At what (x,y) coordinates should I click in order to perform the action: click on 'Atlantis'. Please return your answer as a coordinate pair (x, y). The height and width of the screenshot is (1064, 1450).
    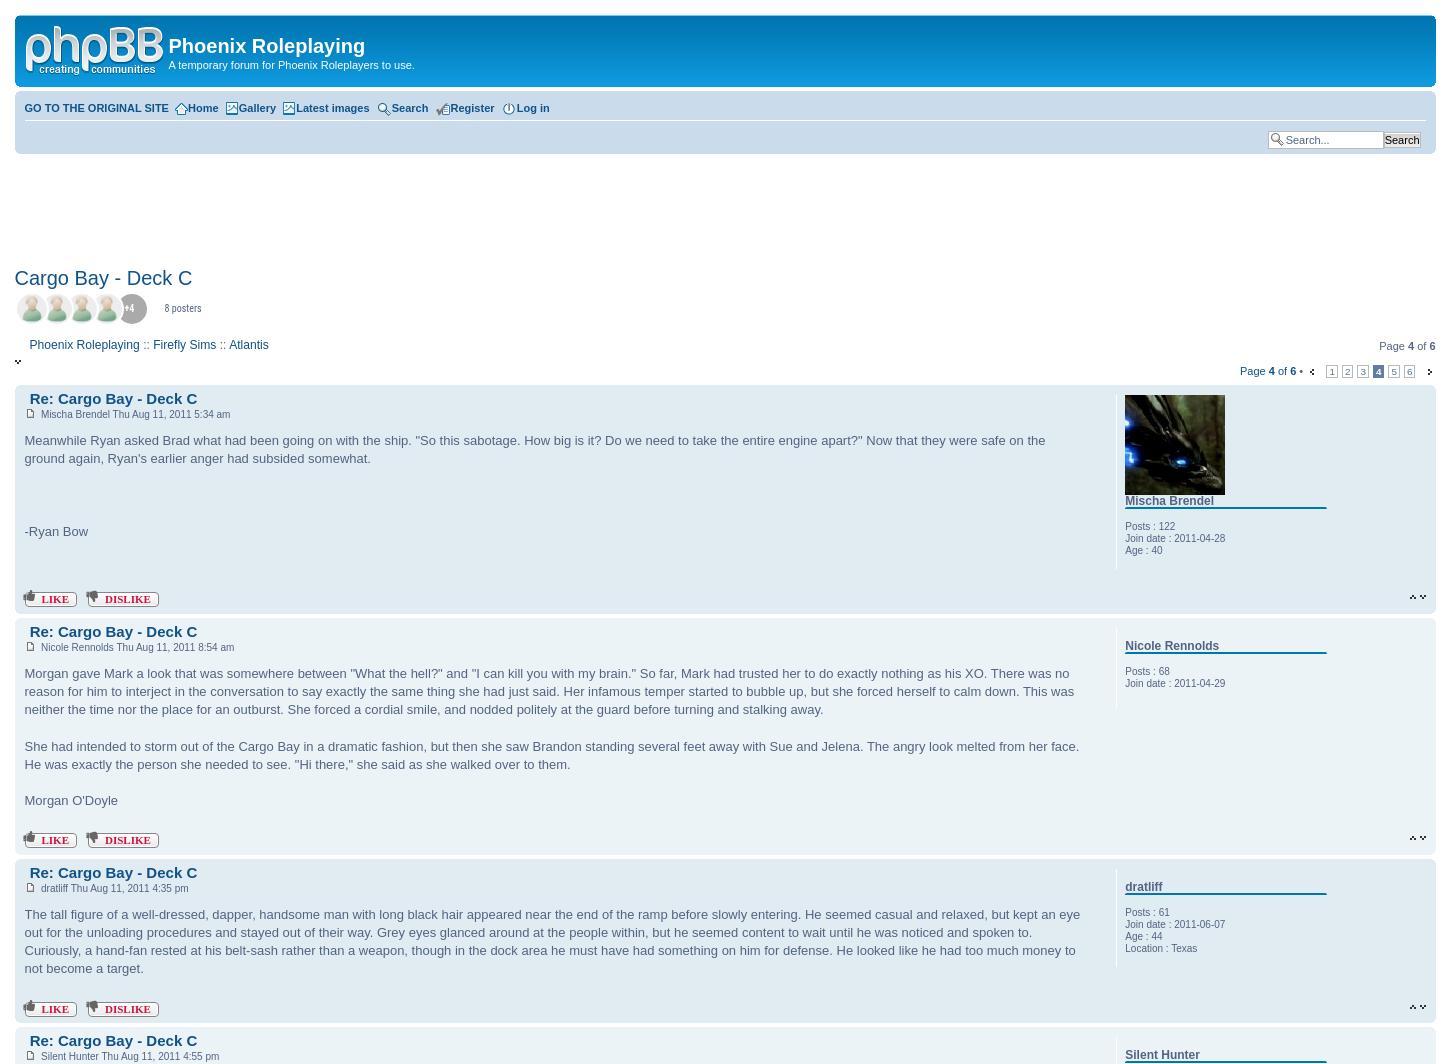
    Looking at the image, I should click on (227, 344).